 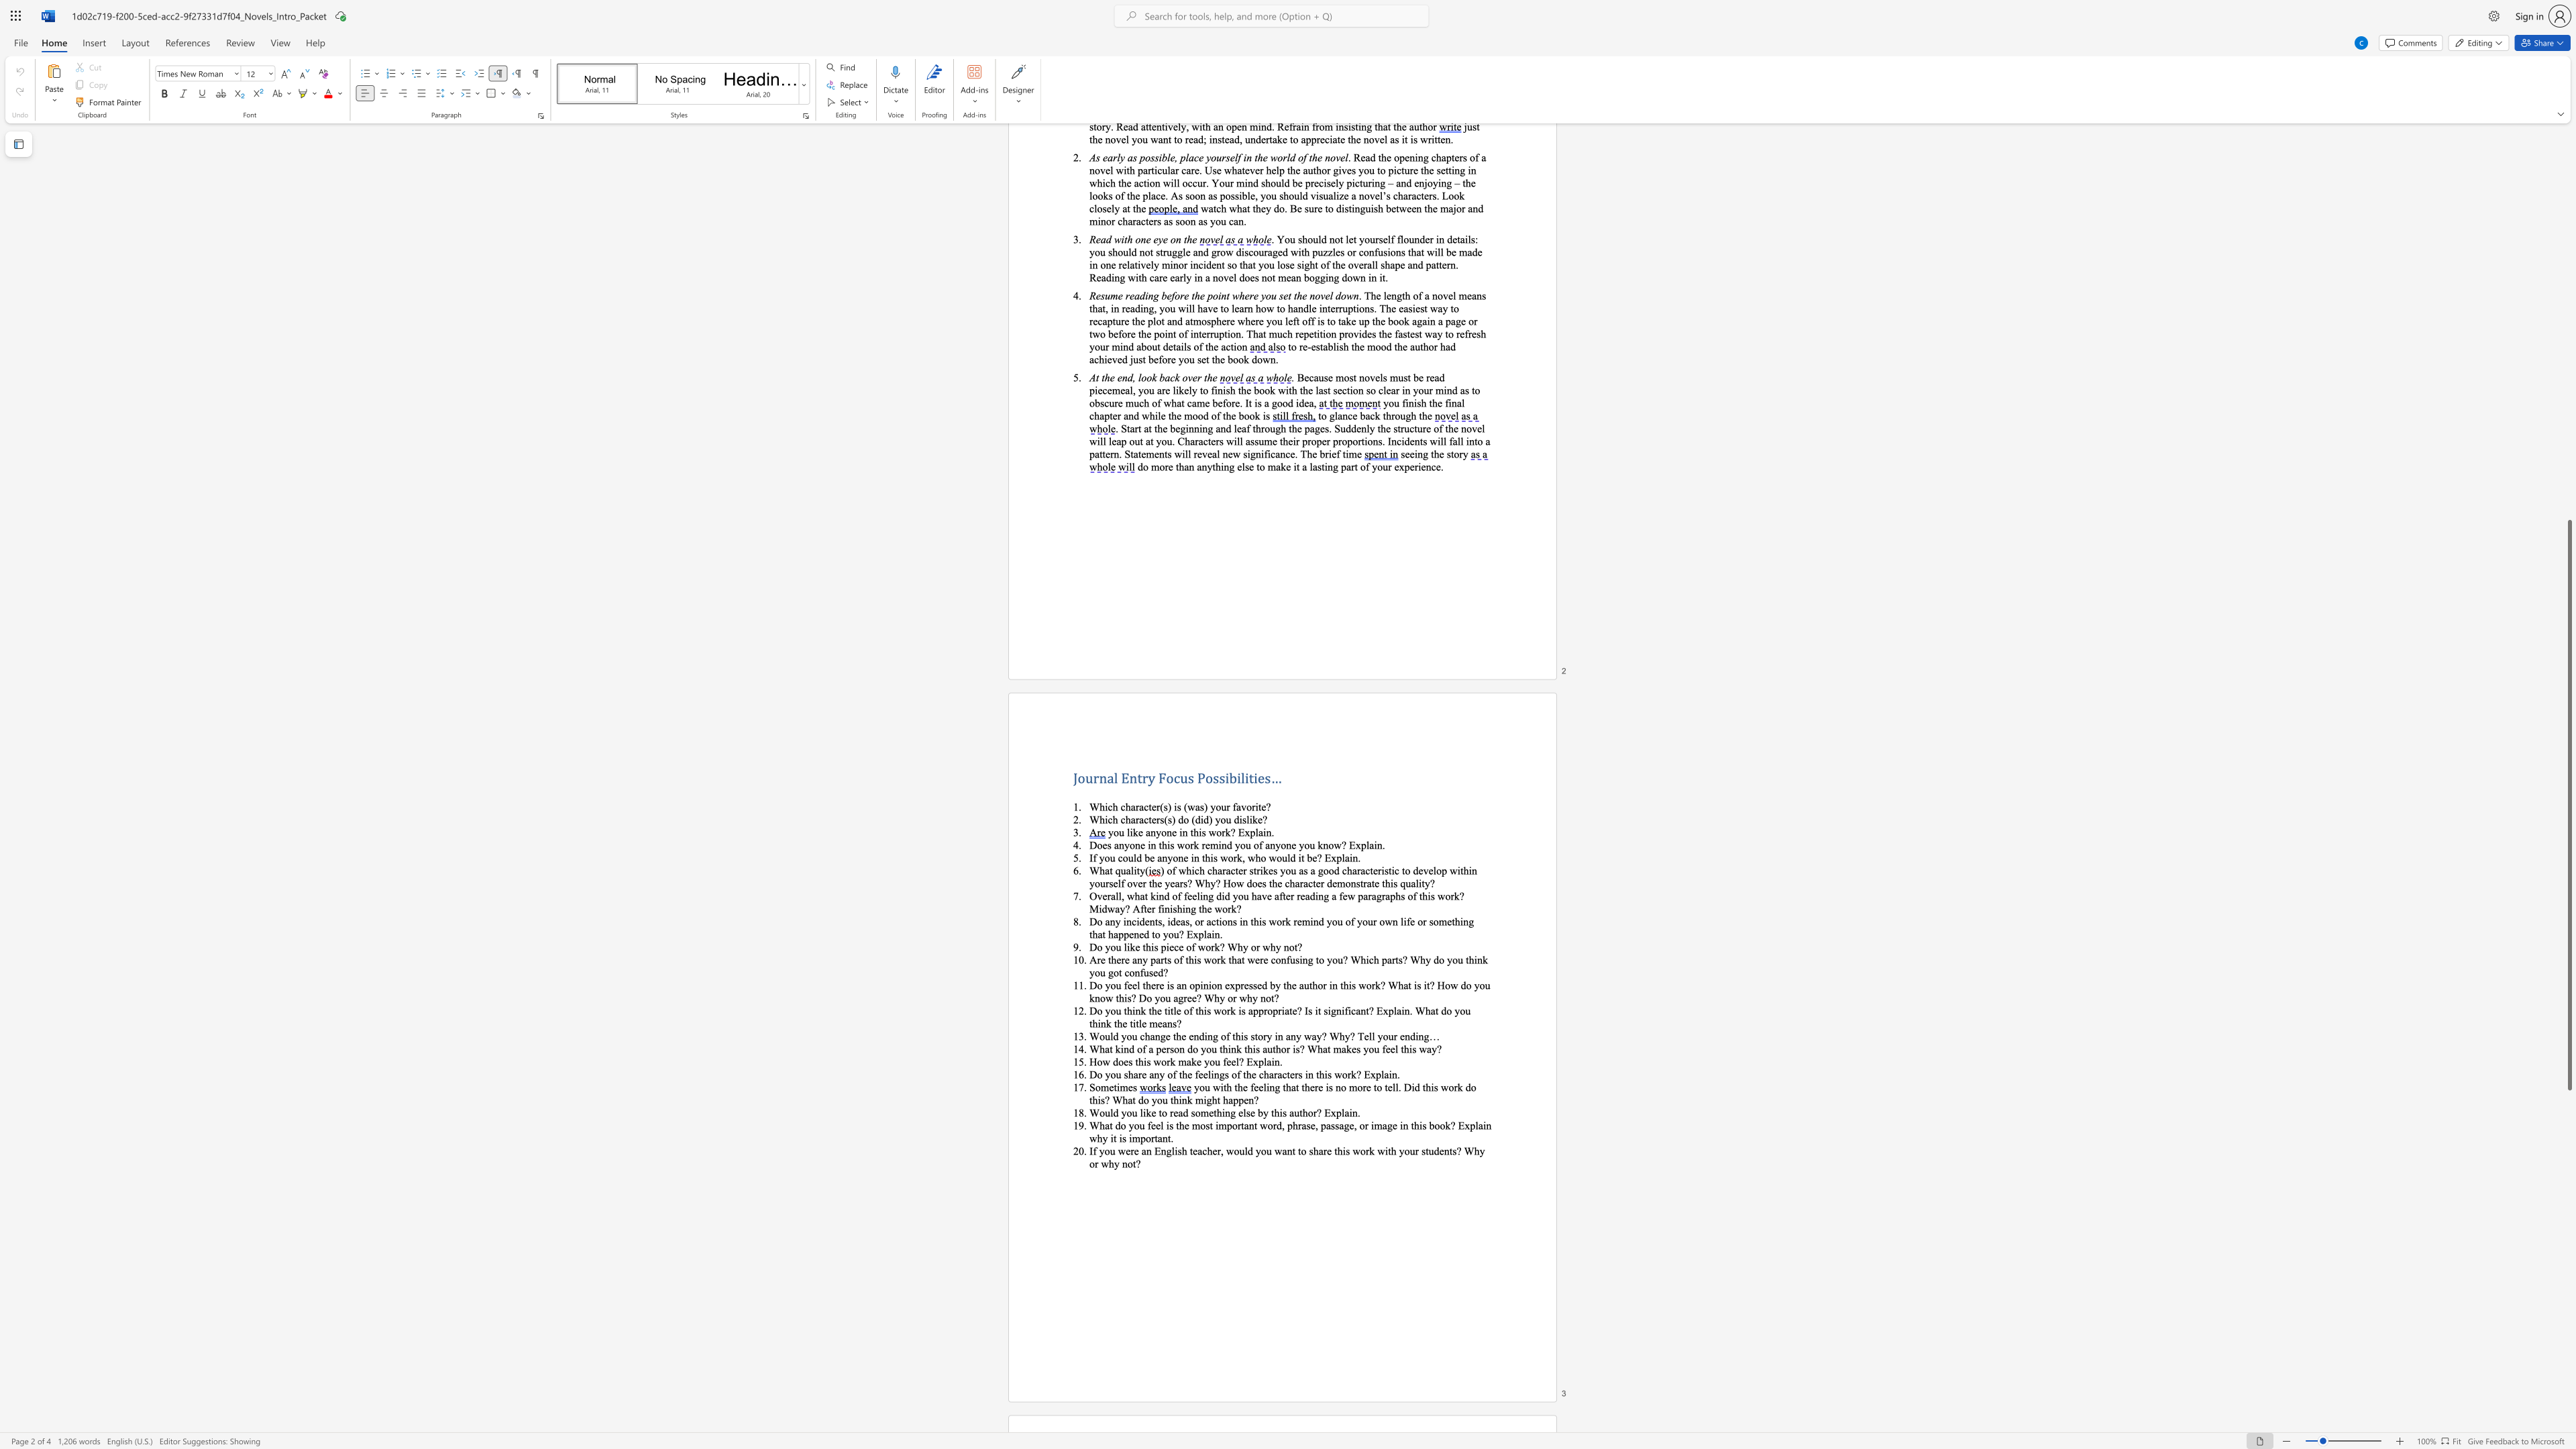 I want to click on the subset text "s w" within the text "Does anyone in this work remind you of anyone you know? Explain.", so click(x=1169, y=845).